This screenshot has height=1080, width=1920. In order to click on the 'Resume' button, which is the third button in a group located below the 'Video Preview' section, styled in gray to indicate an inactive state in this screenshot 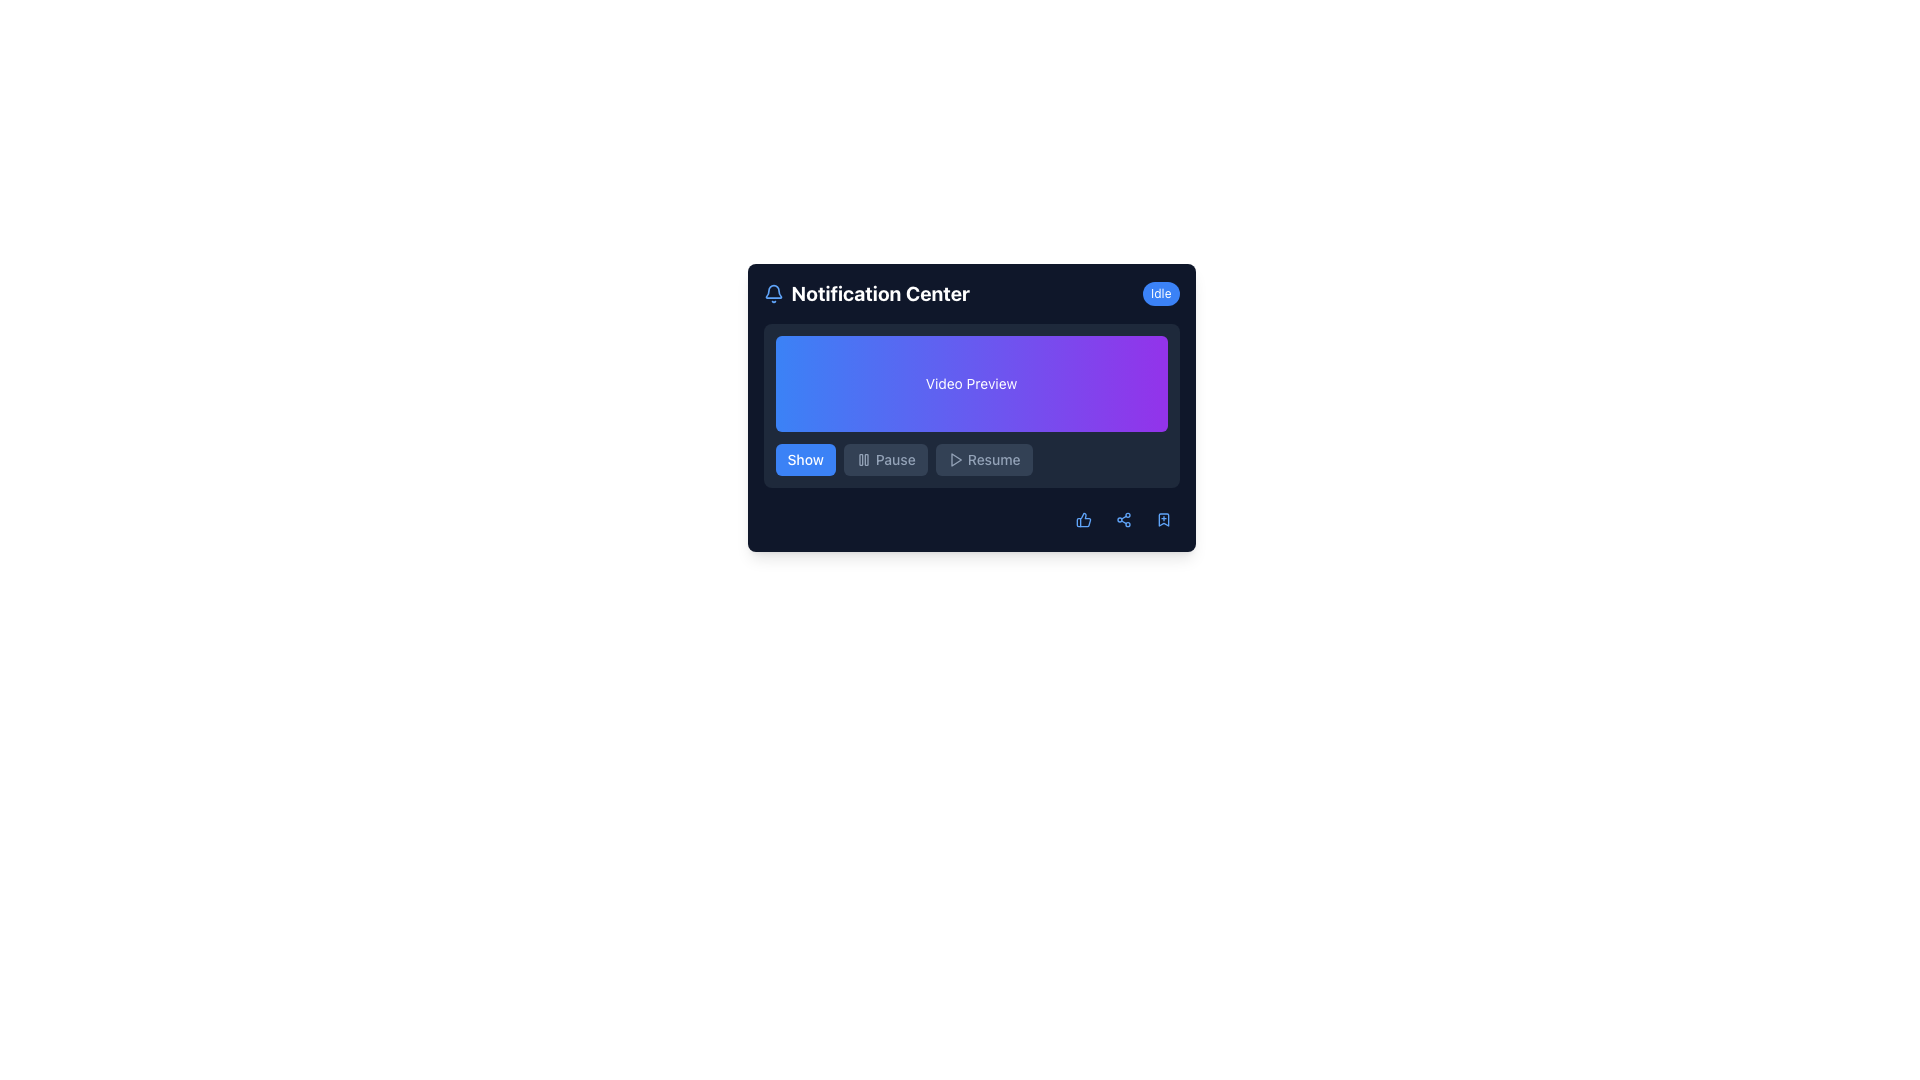, I will do `click(971, 459)`.